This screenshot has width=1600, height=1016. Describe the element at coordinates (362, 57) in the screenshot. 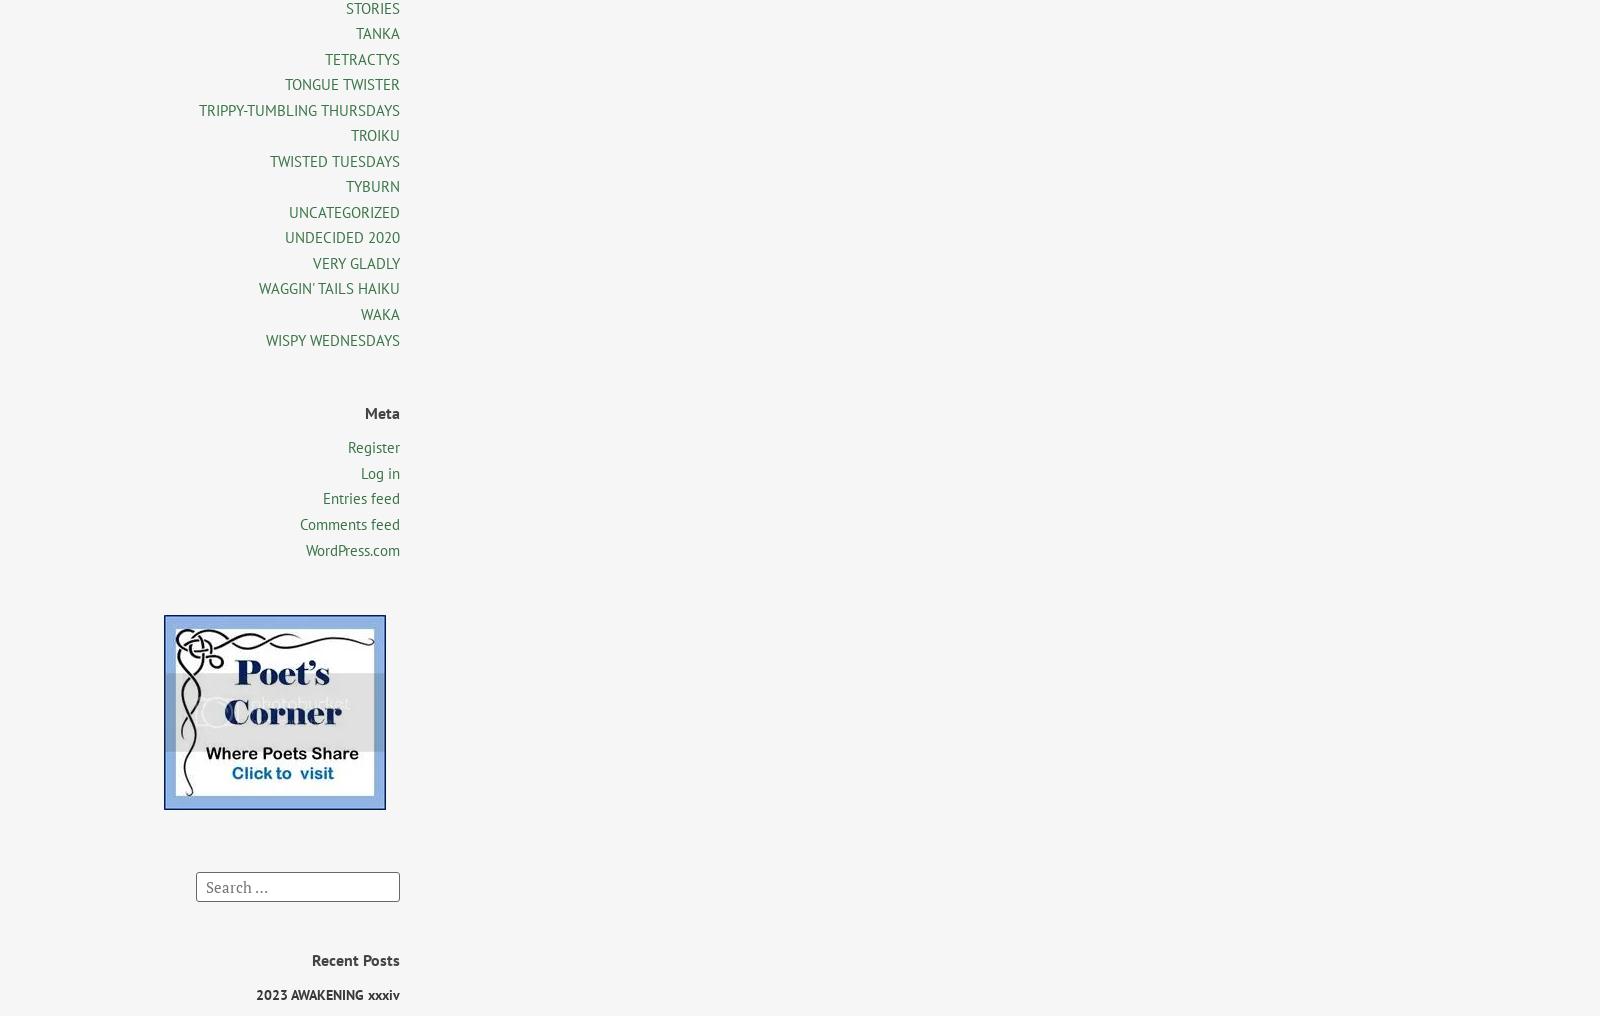

I see `'TETRACTYS'` at that location.